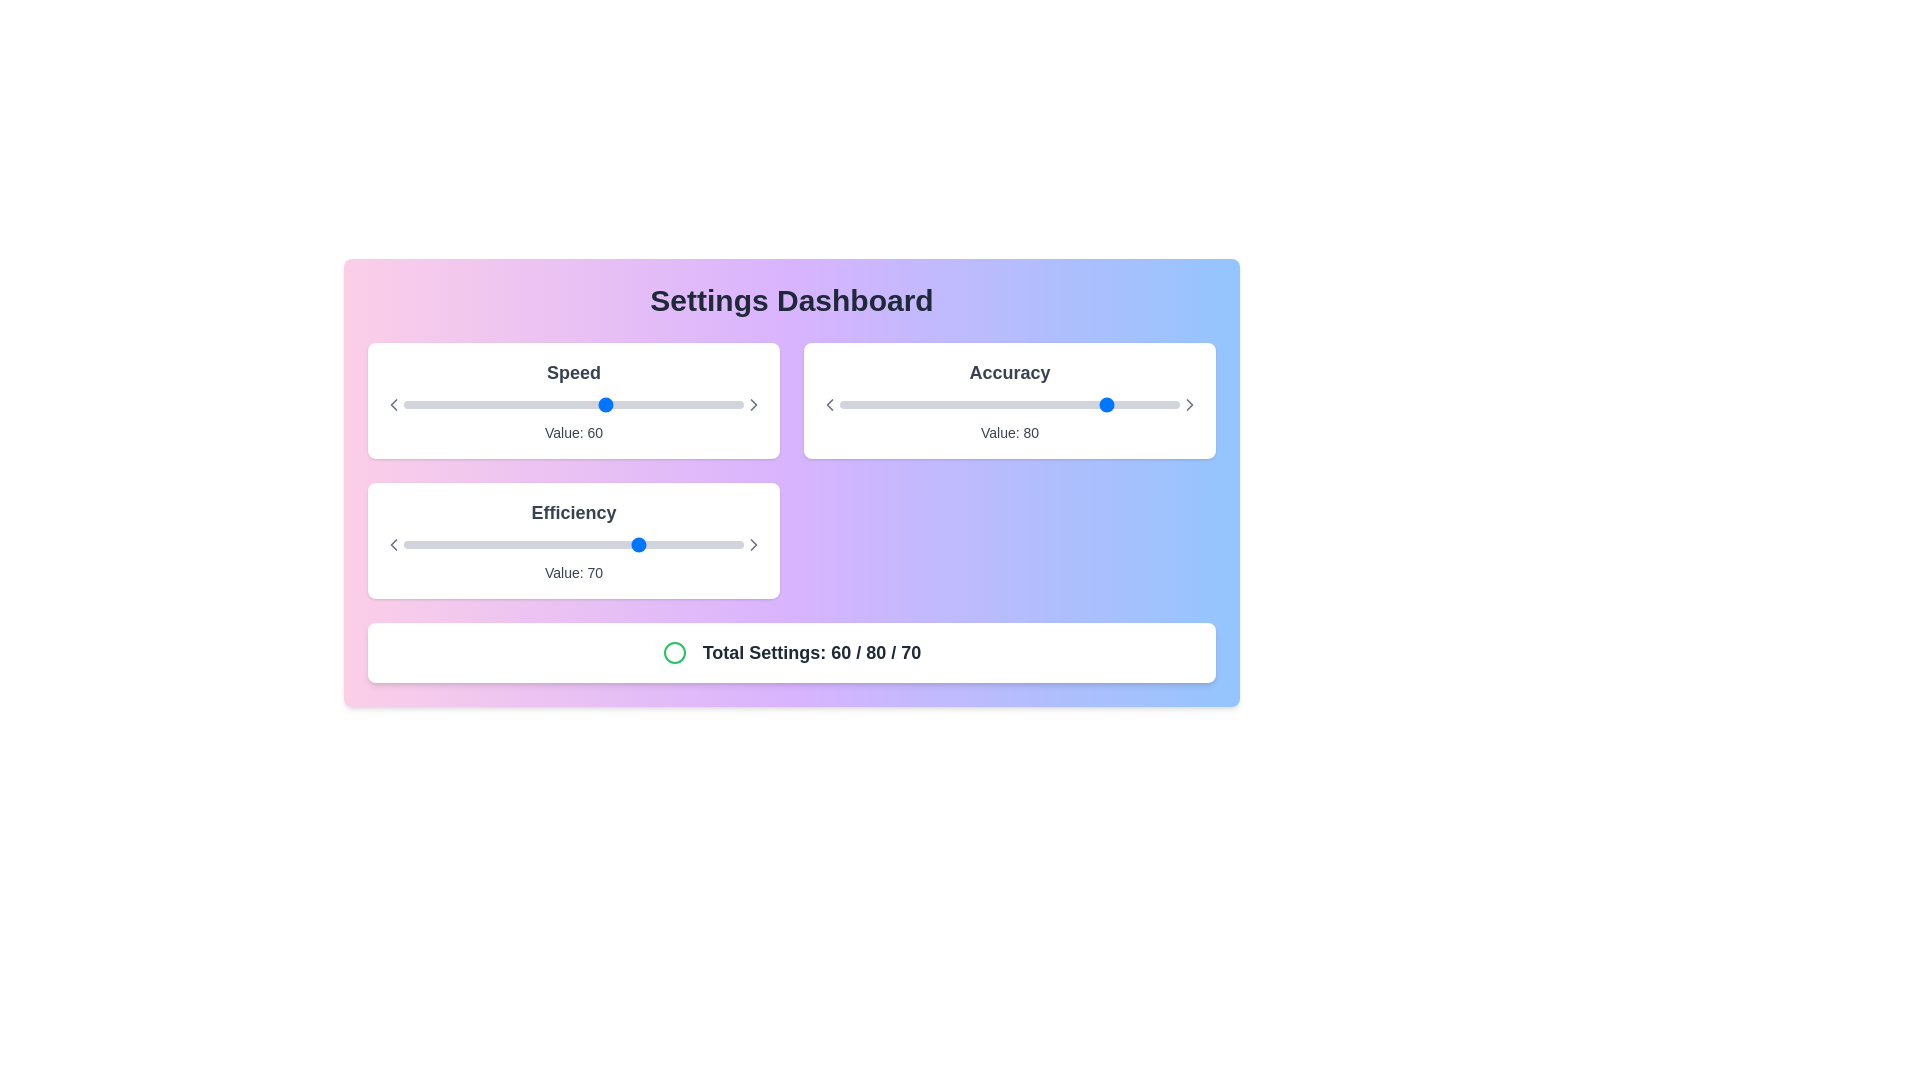 The width and height of the screenshot is (1920, 1080). I want to click on the 'Speed' text label displaying the value '60', so click(573, 431).